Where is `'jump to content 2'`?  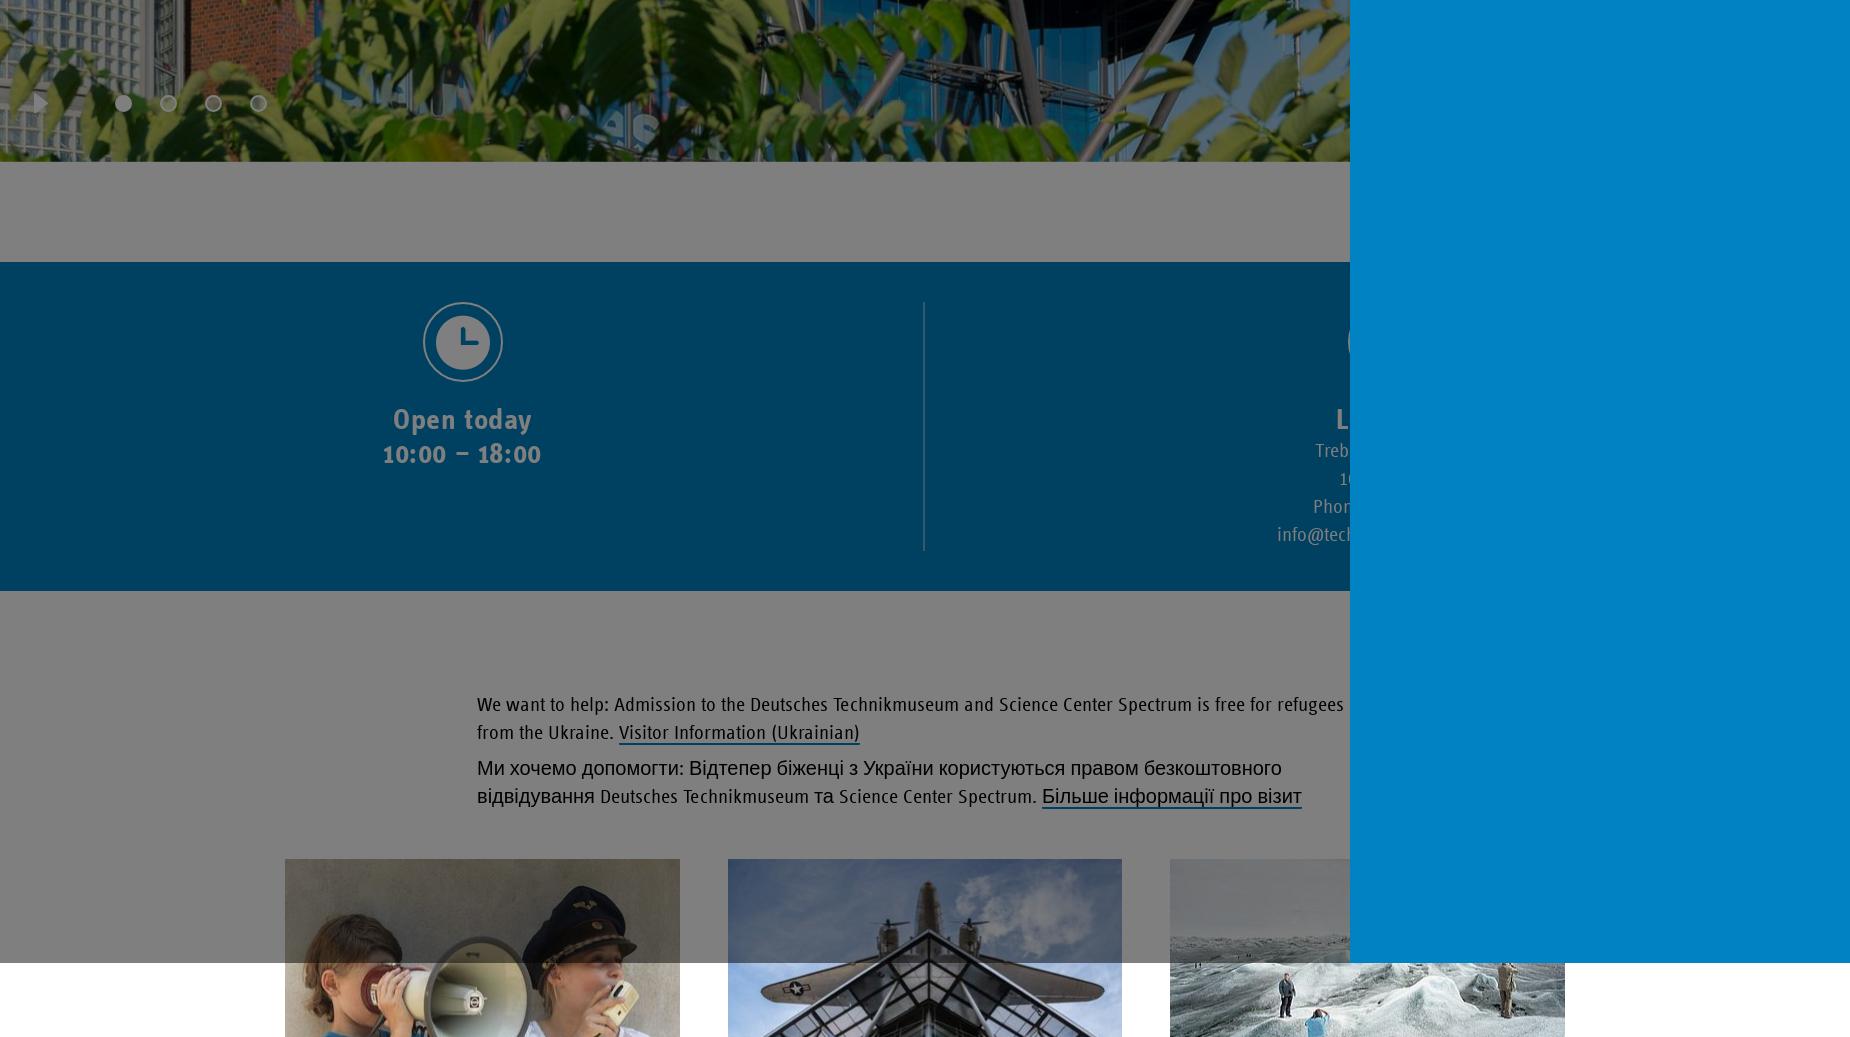 'jump to content 2' is located at coordinates (168, 64).